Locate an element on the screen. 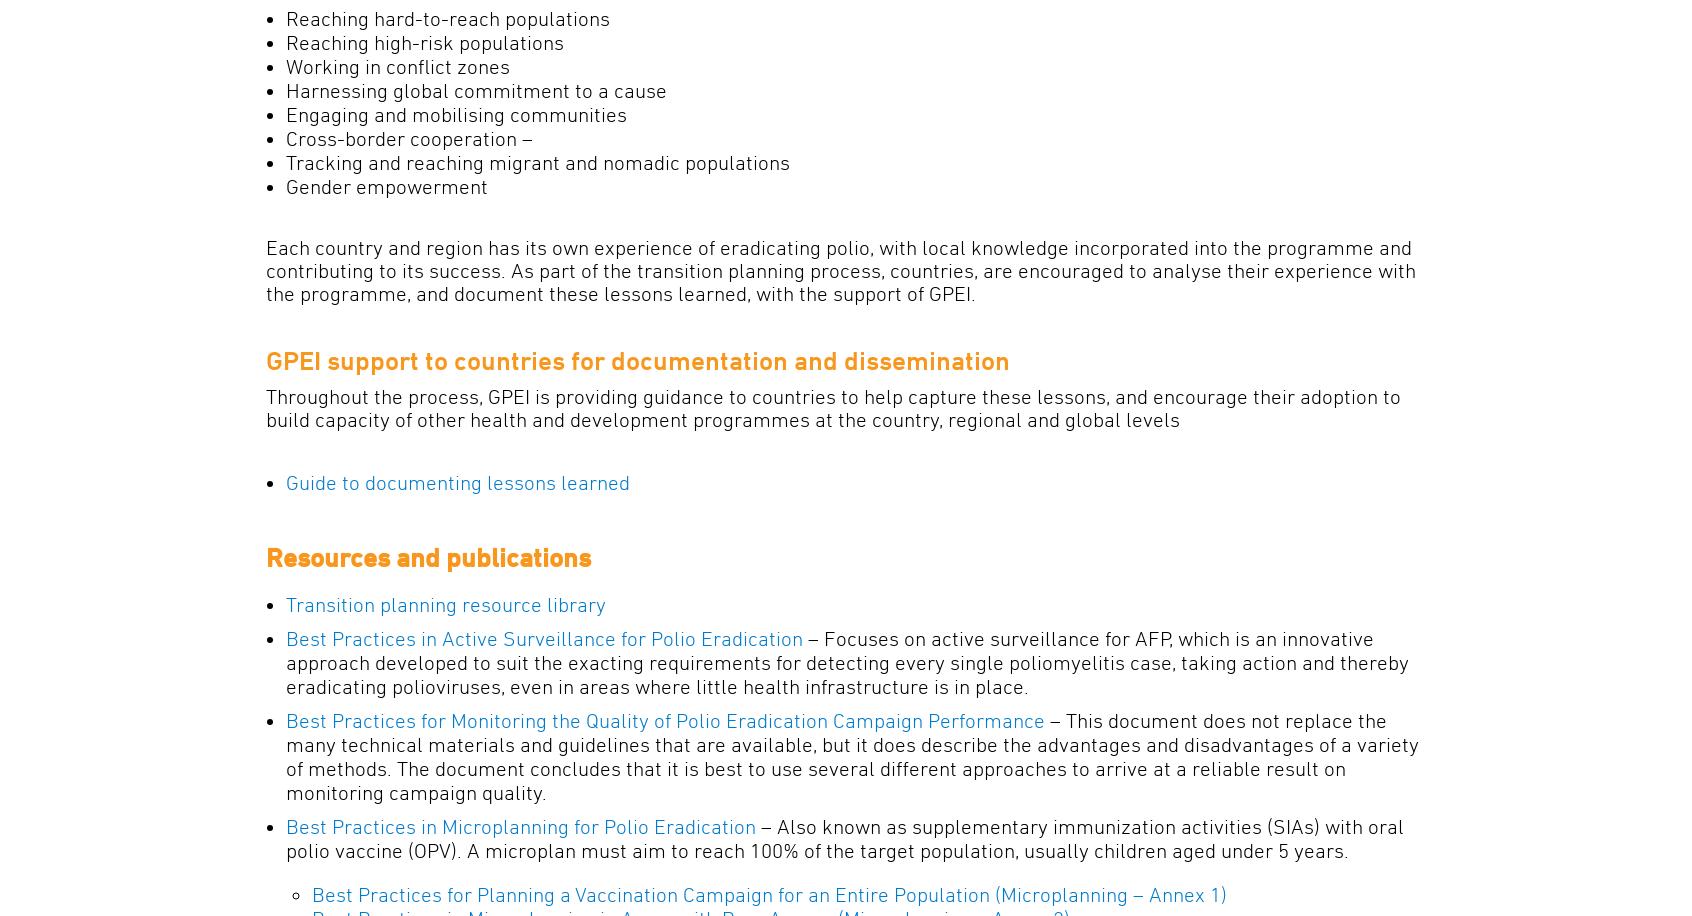 This screenshot has height=916, width=1692. 'Best Practices in Active Surveillance for Polio Eradication' is located at coordinates (544, 637).